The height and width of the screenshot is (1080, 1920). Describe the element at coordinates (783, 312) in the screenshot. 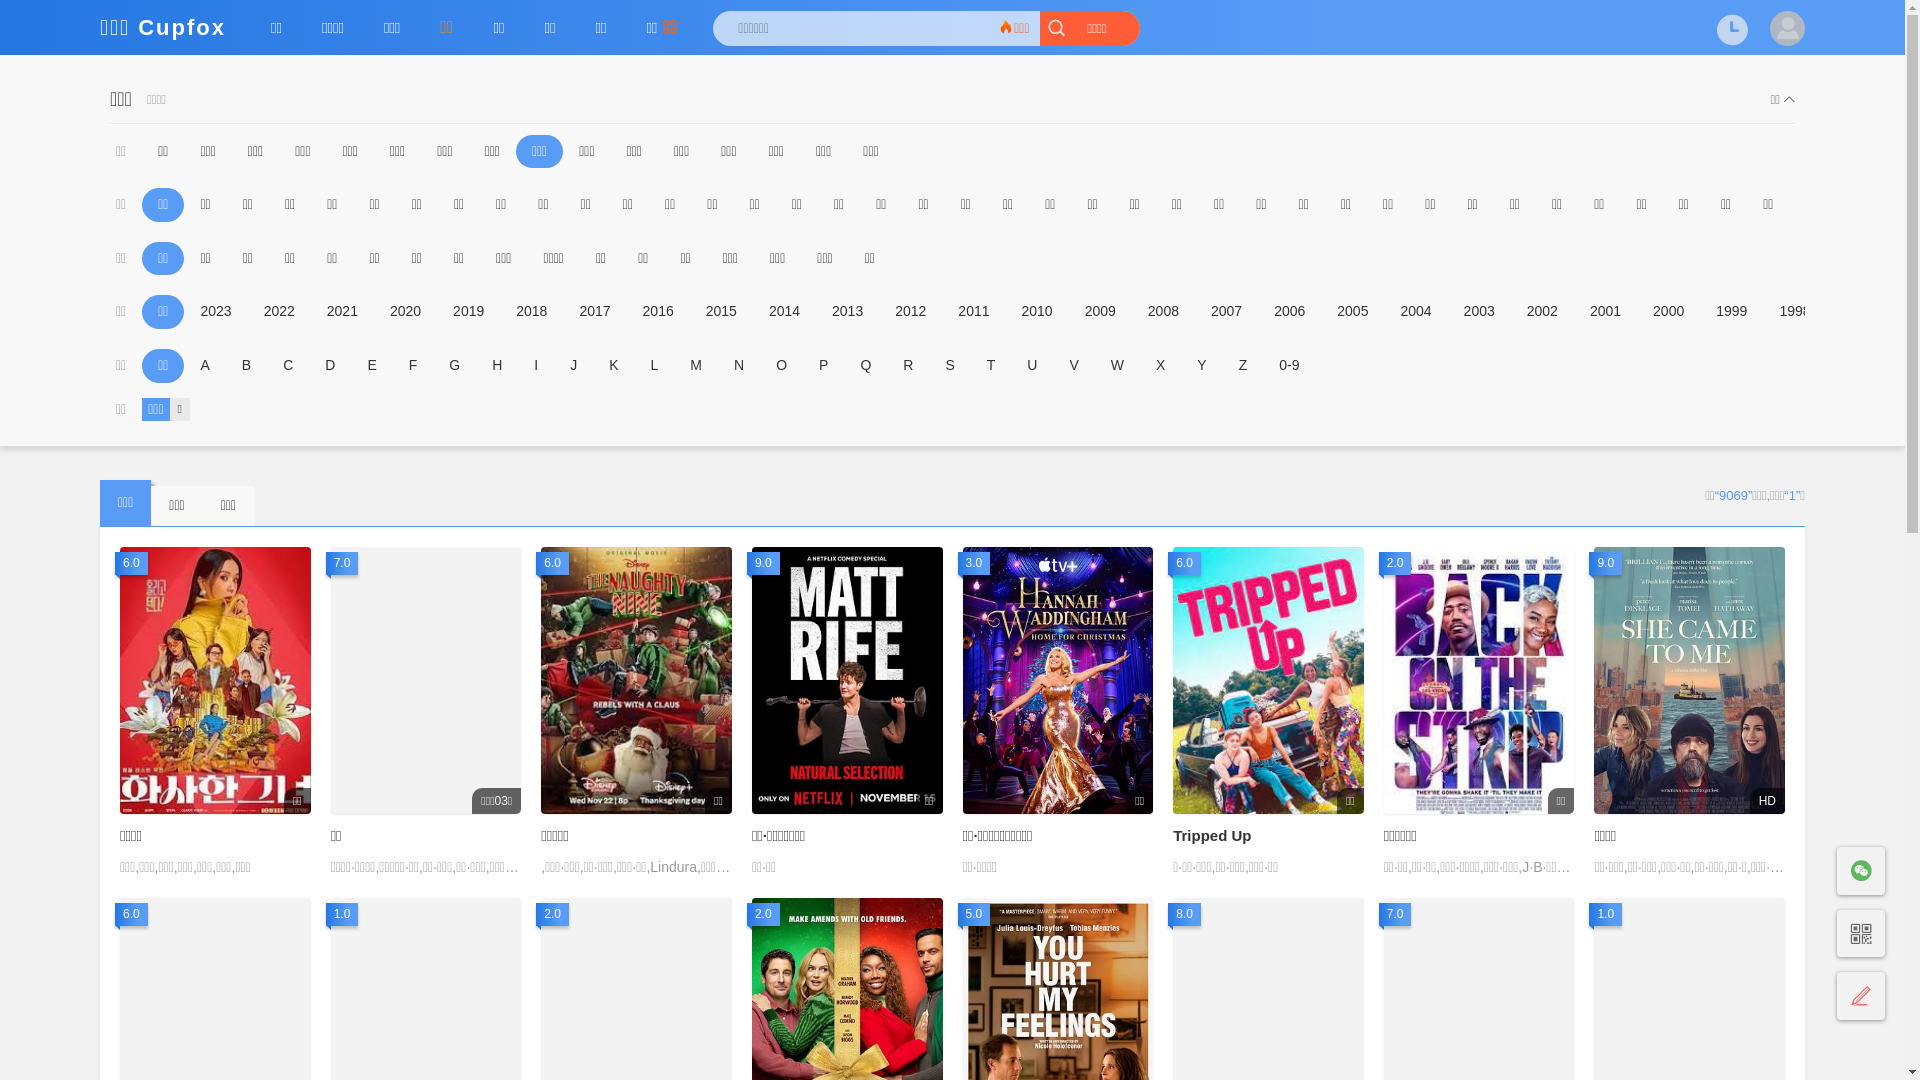

I see `'2014'` at that location.